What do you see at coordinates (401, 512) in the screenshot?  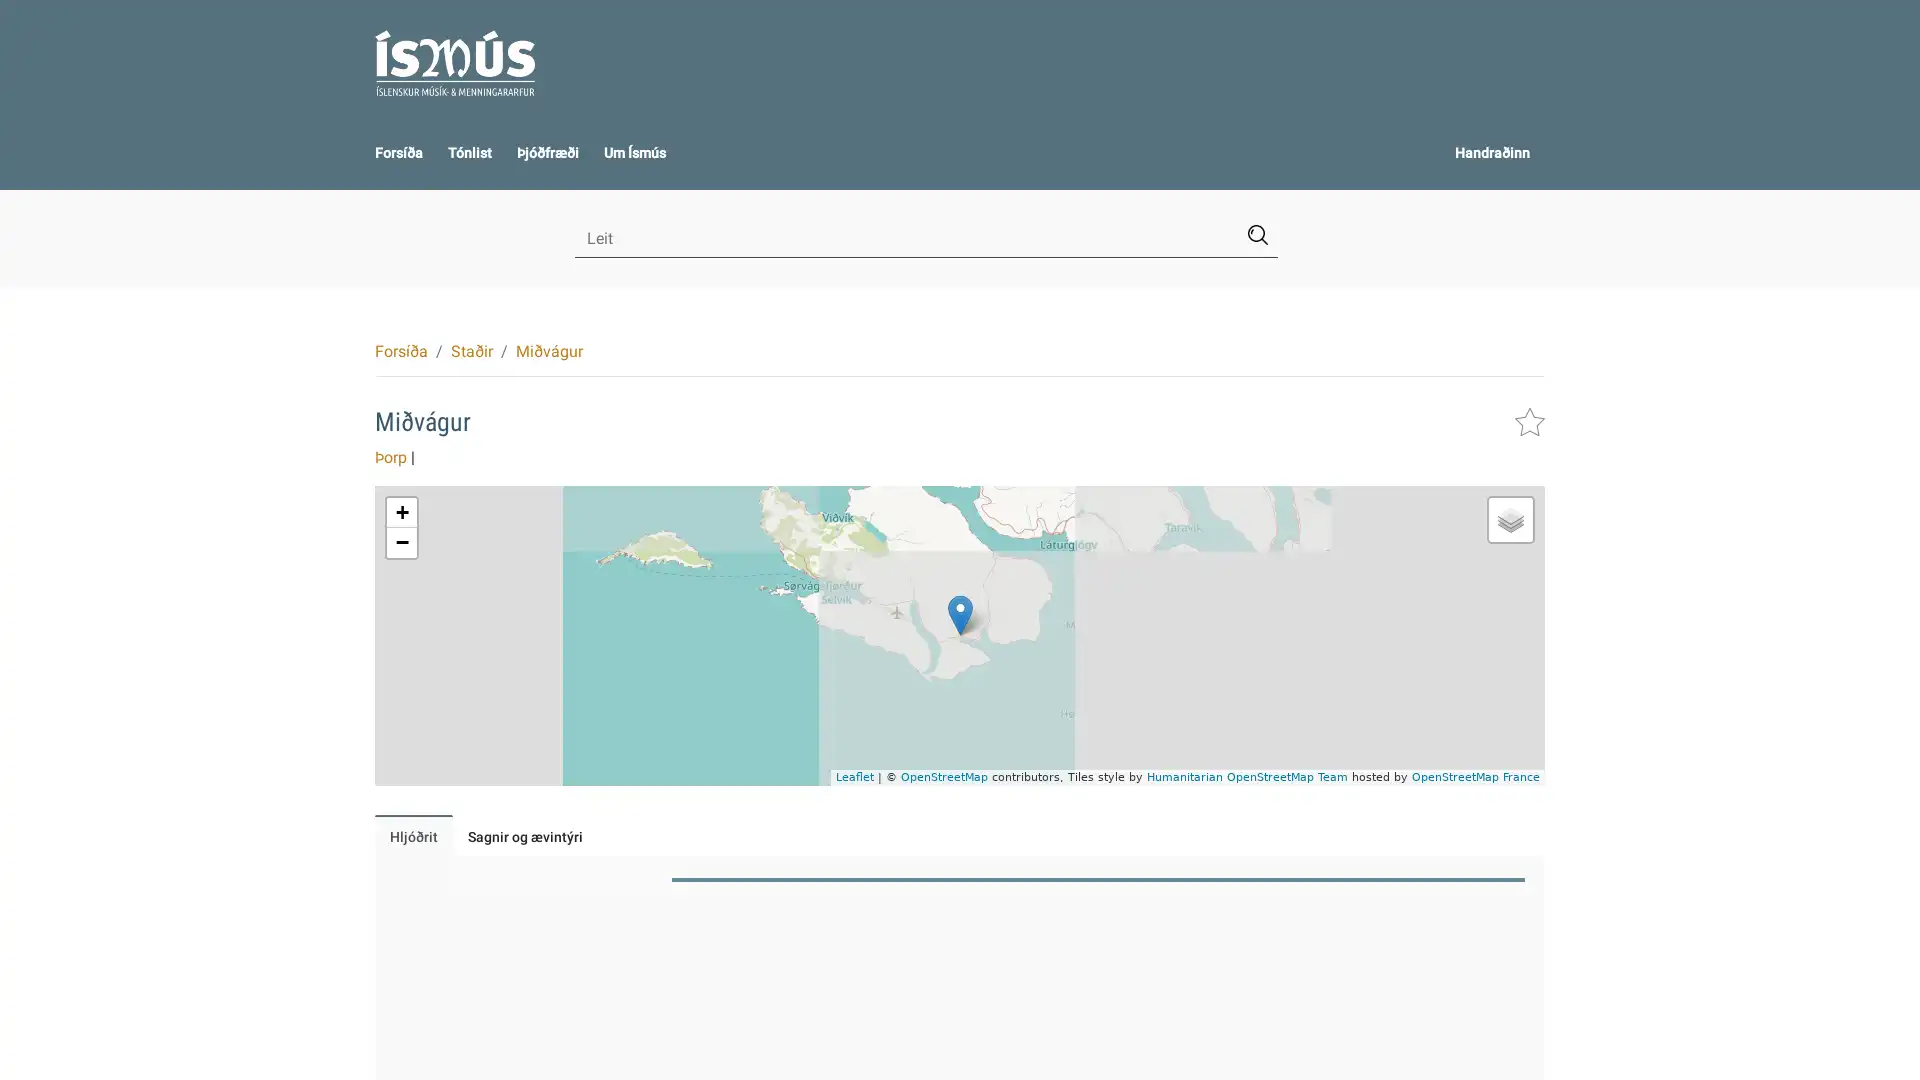 I see `Zoom in` at bounding box center [401, 512].